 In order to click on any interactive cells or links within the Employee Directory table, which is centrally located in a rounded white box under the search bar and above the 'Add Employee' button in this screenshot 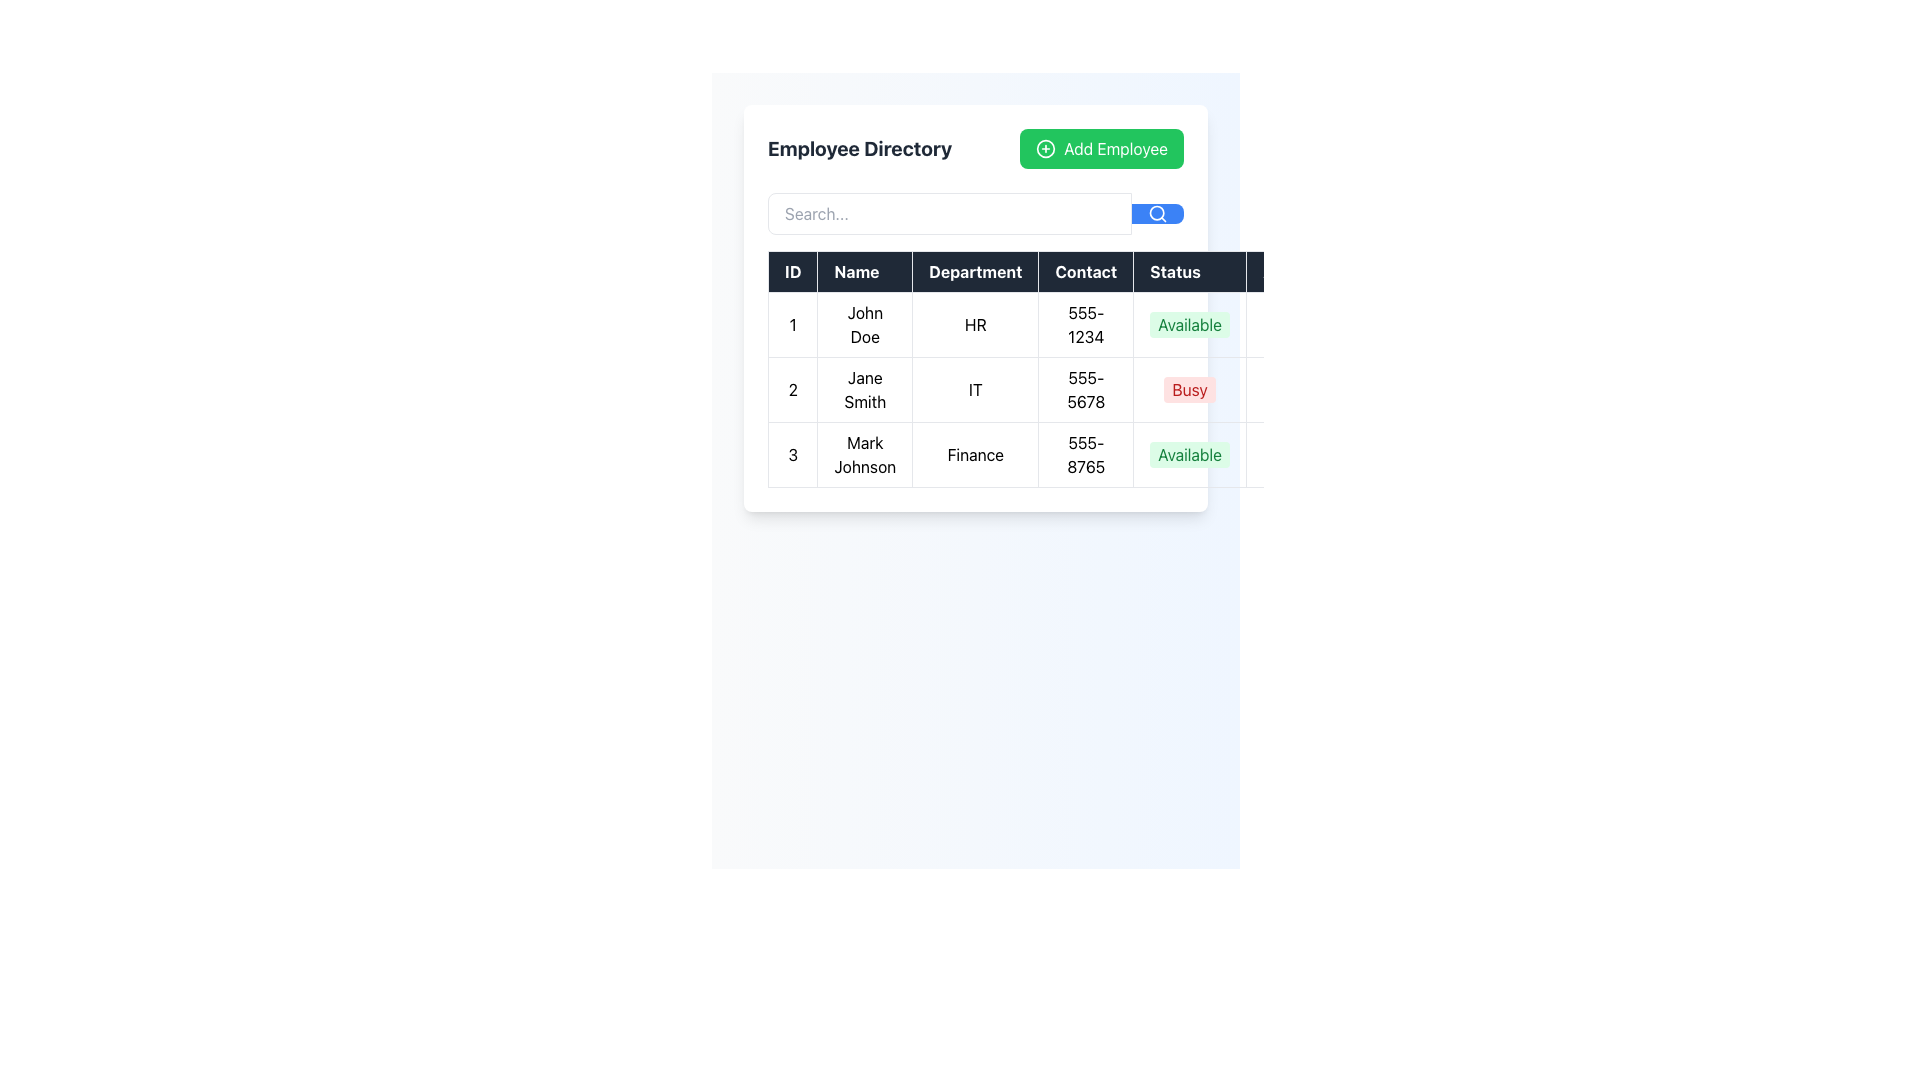, I will do `click(1052, 369)`.